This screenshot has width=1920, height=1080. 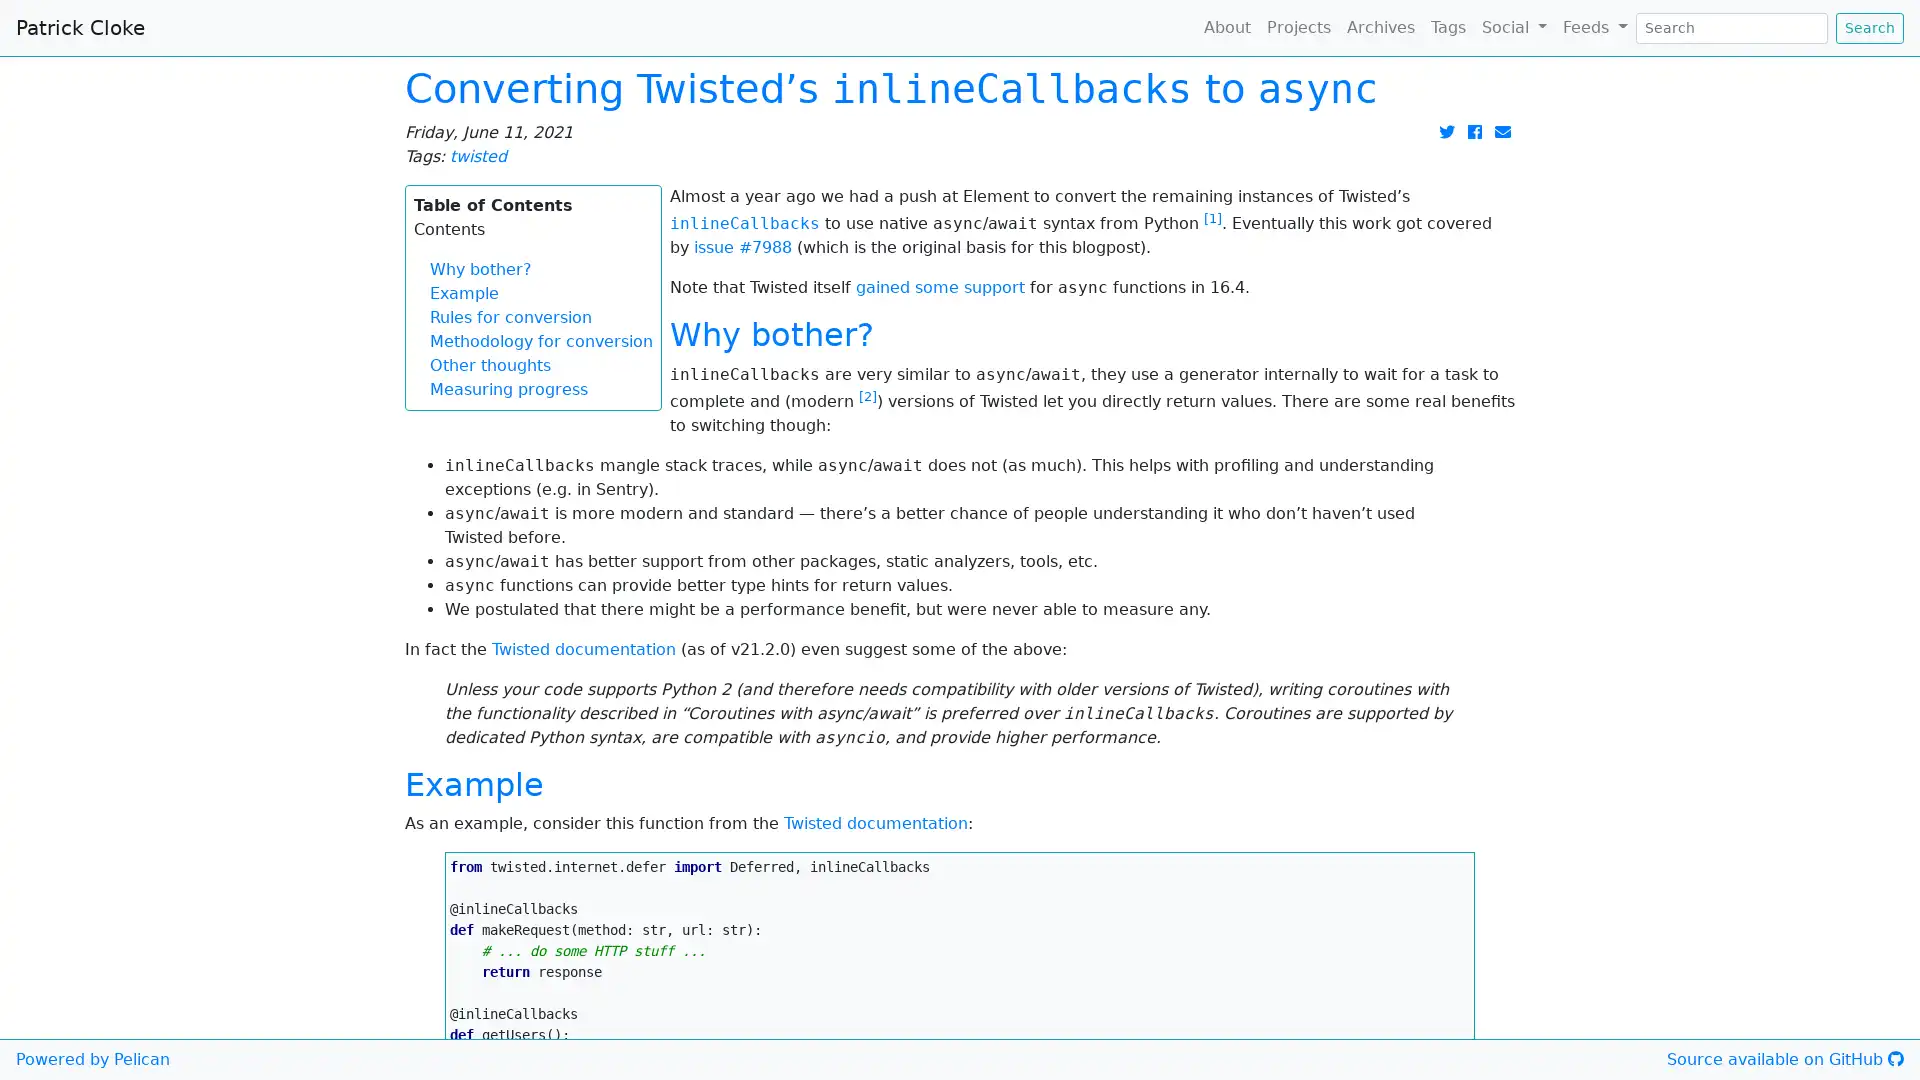 What do you see at coordinates (1869, 27) in the screenshot?
I see `Search` at bounding box center [1869, 27].